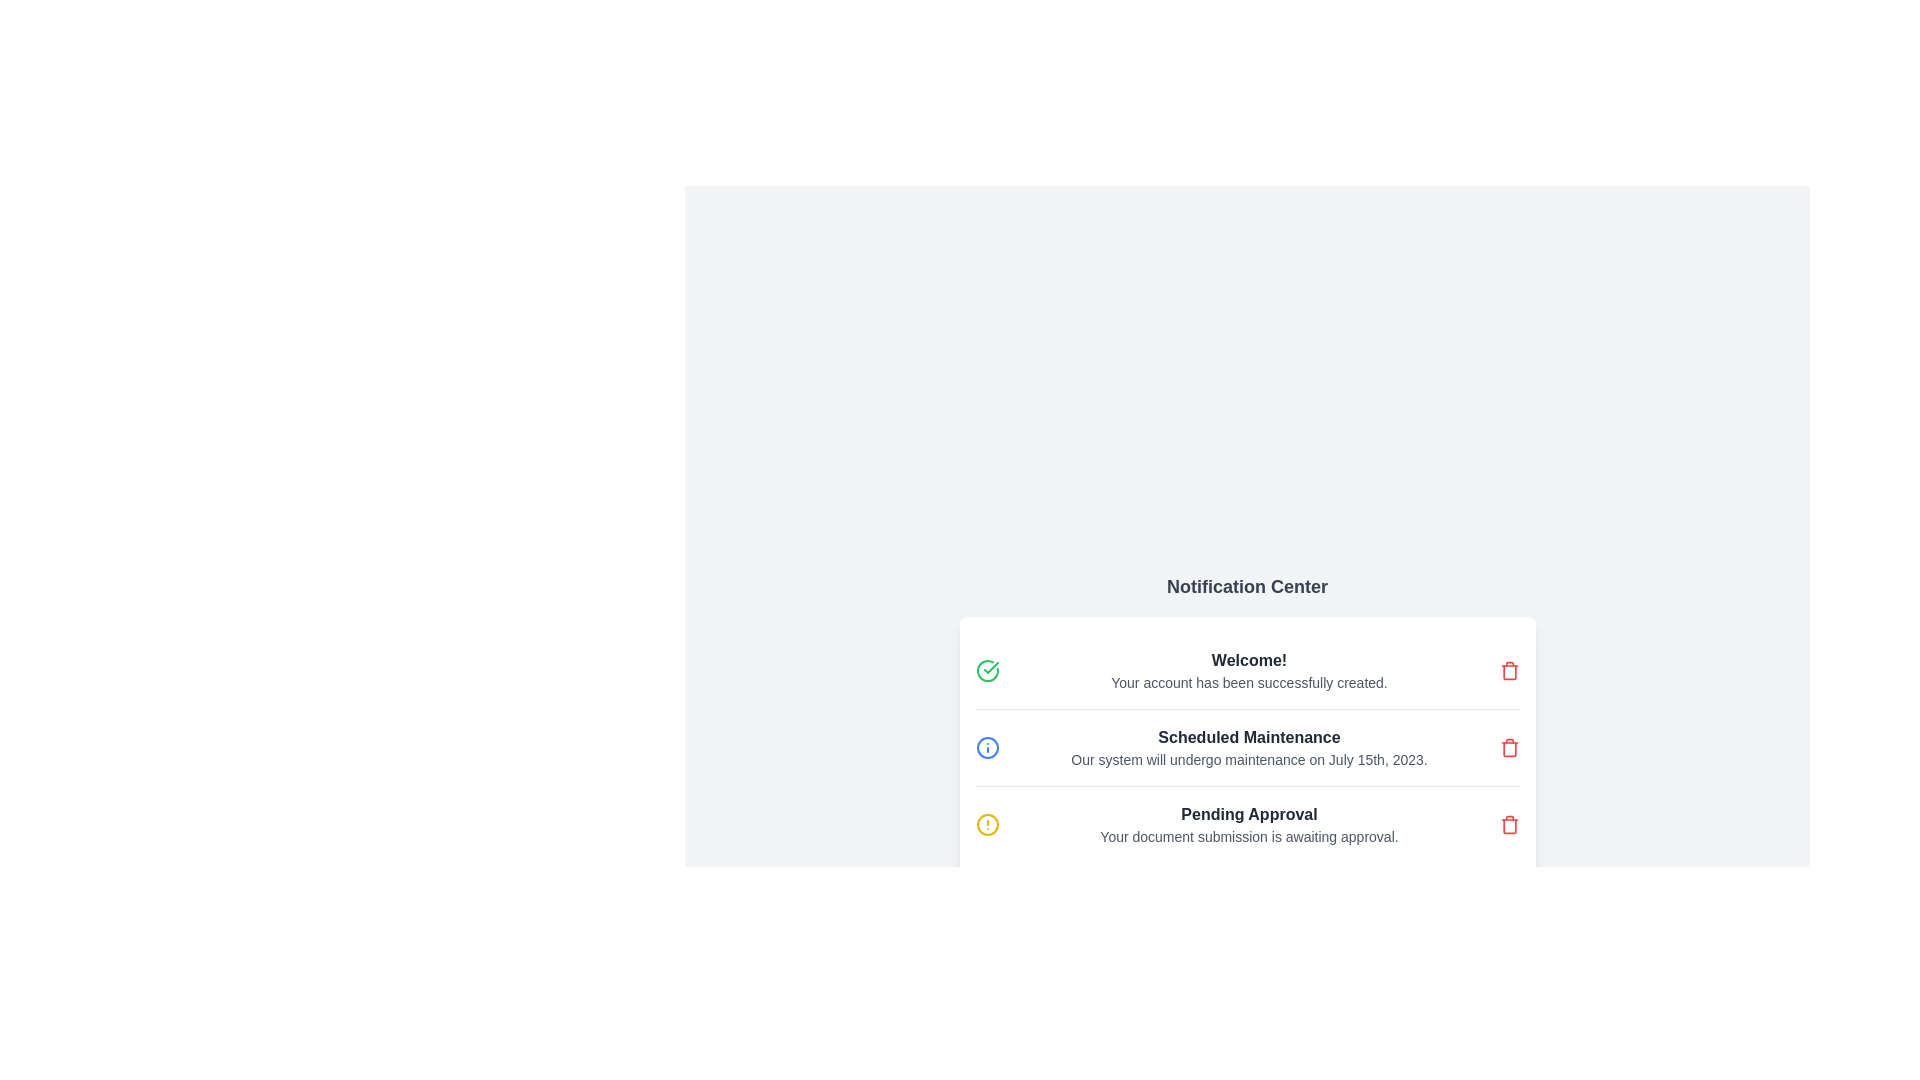  I want to click on the circular icon with a yellow border and exclamation mark located in the third notification row of the Notification Center to potentially observe a tooltip, so click(987, 825).